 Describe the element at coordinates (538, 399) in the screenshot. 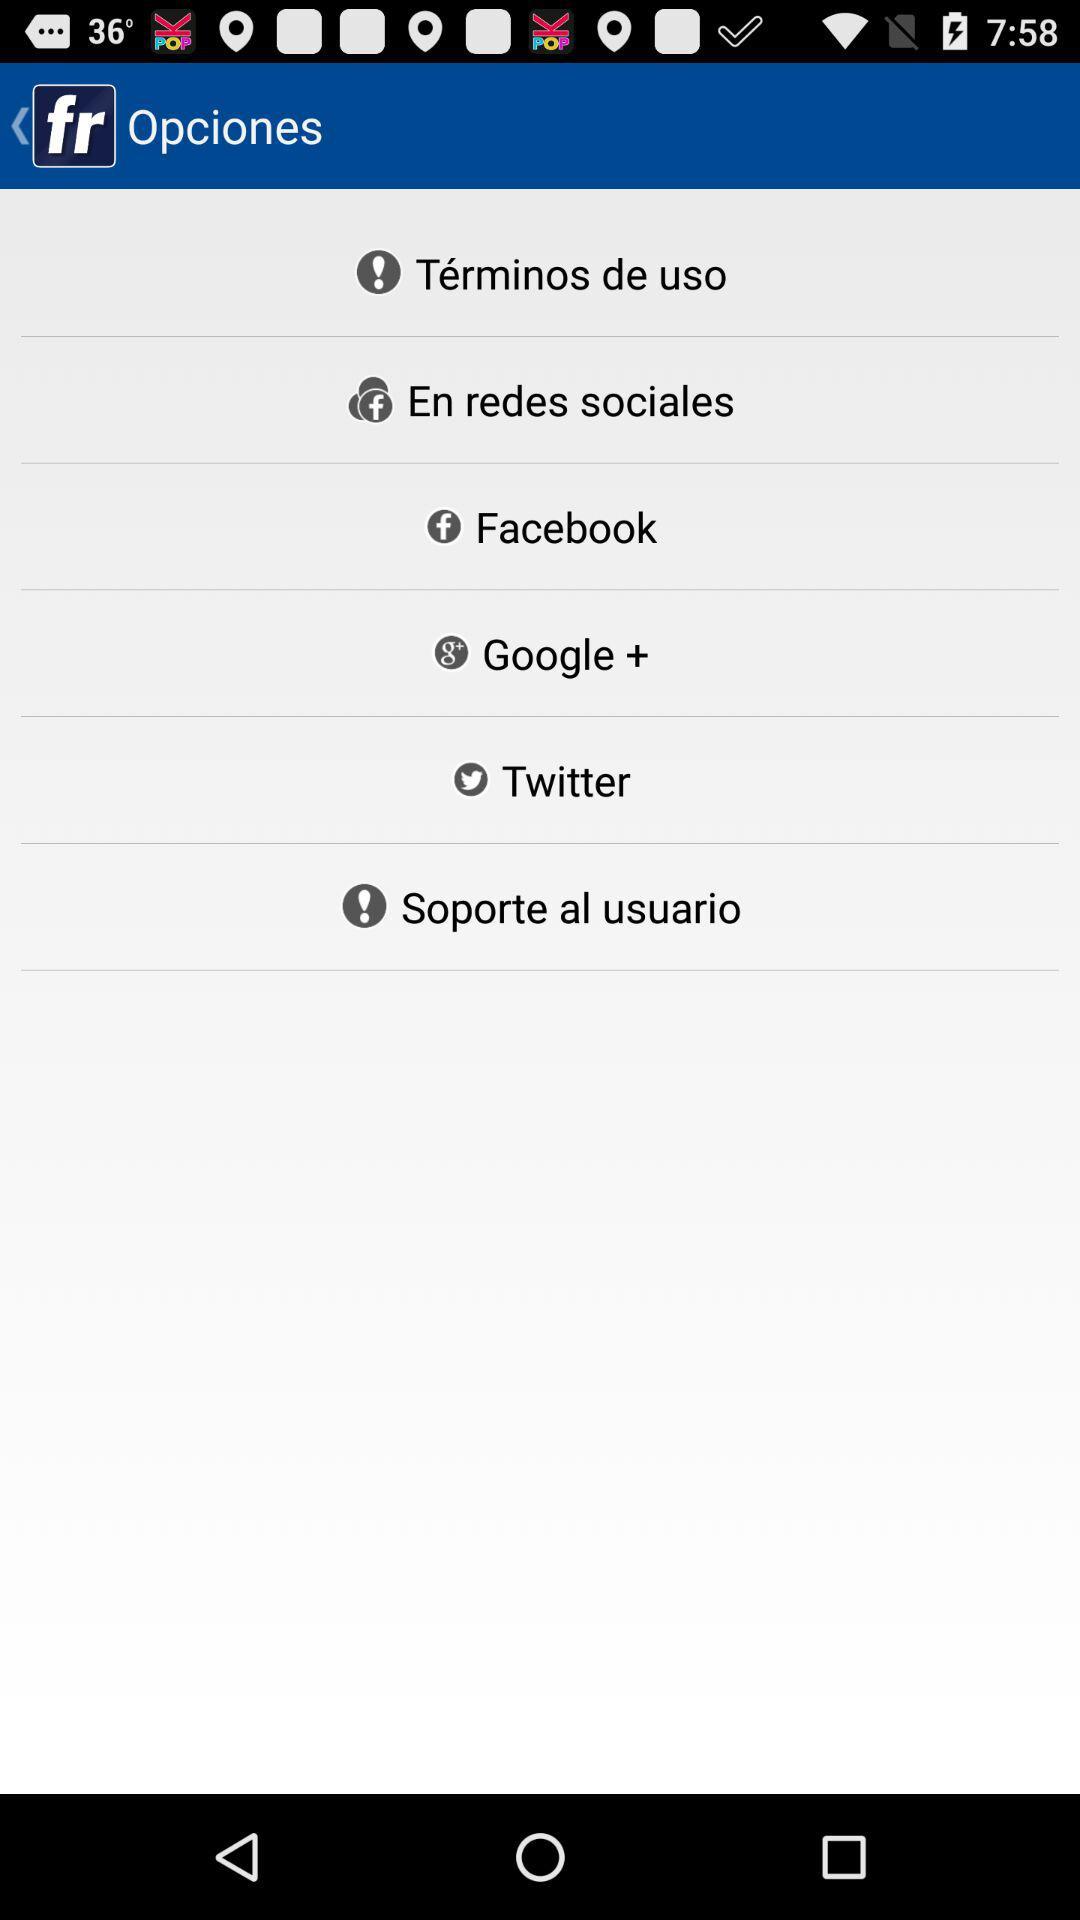

I see `the en redes sociales button` at that location.